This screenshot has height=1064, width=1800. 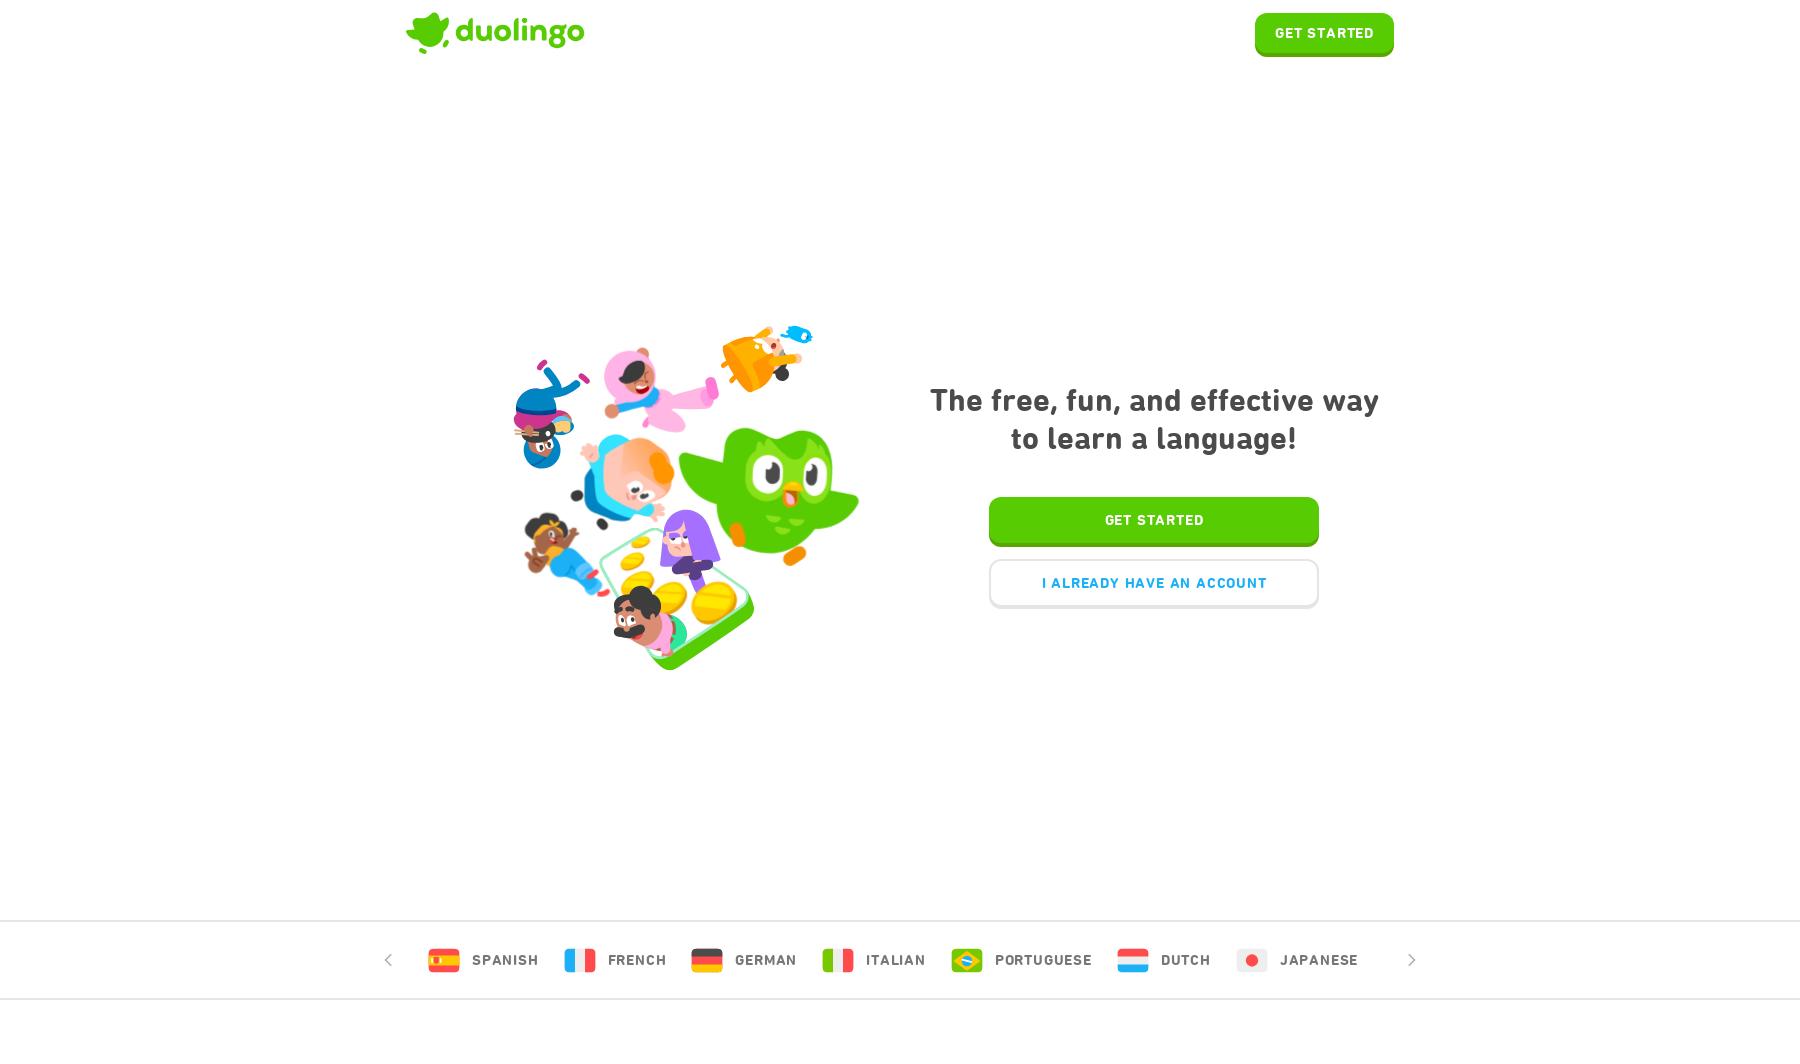 I want to click on 'Czech', so click(x=1551, y=960).